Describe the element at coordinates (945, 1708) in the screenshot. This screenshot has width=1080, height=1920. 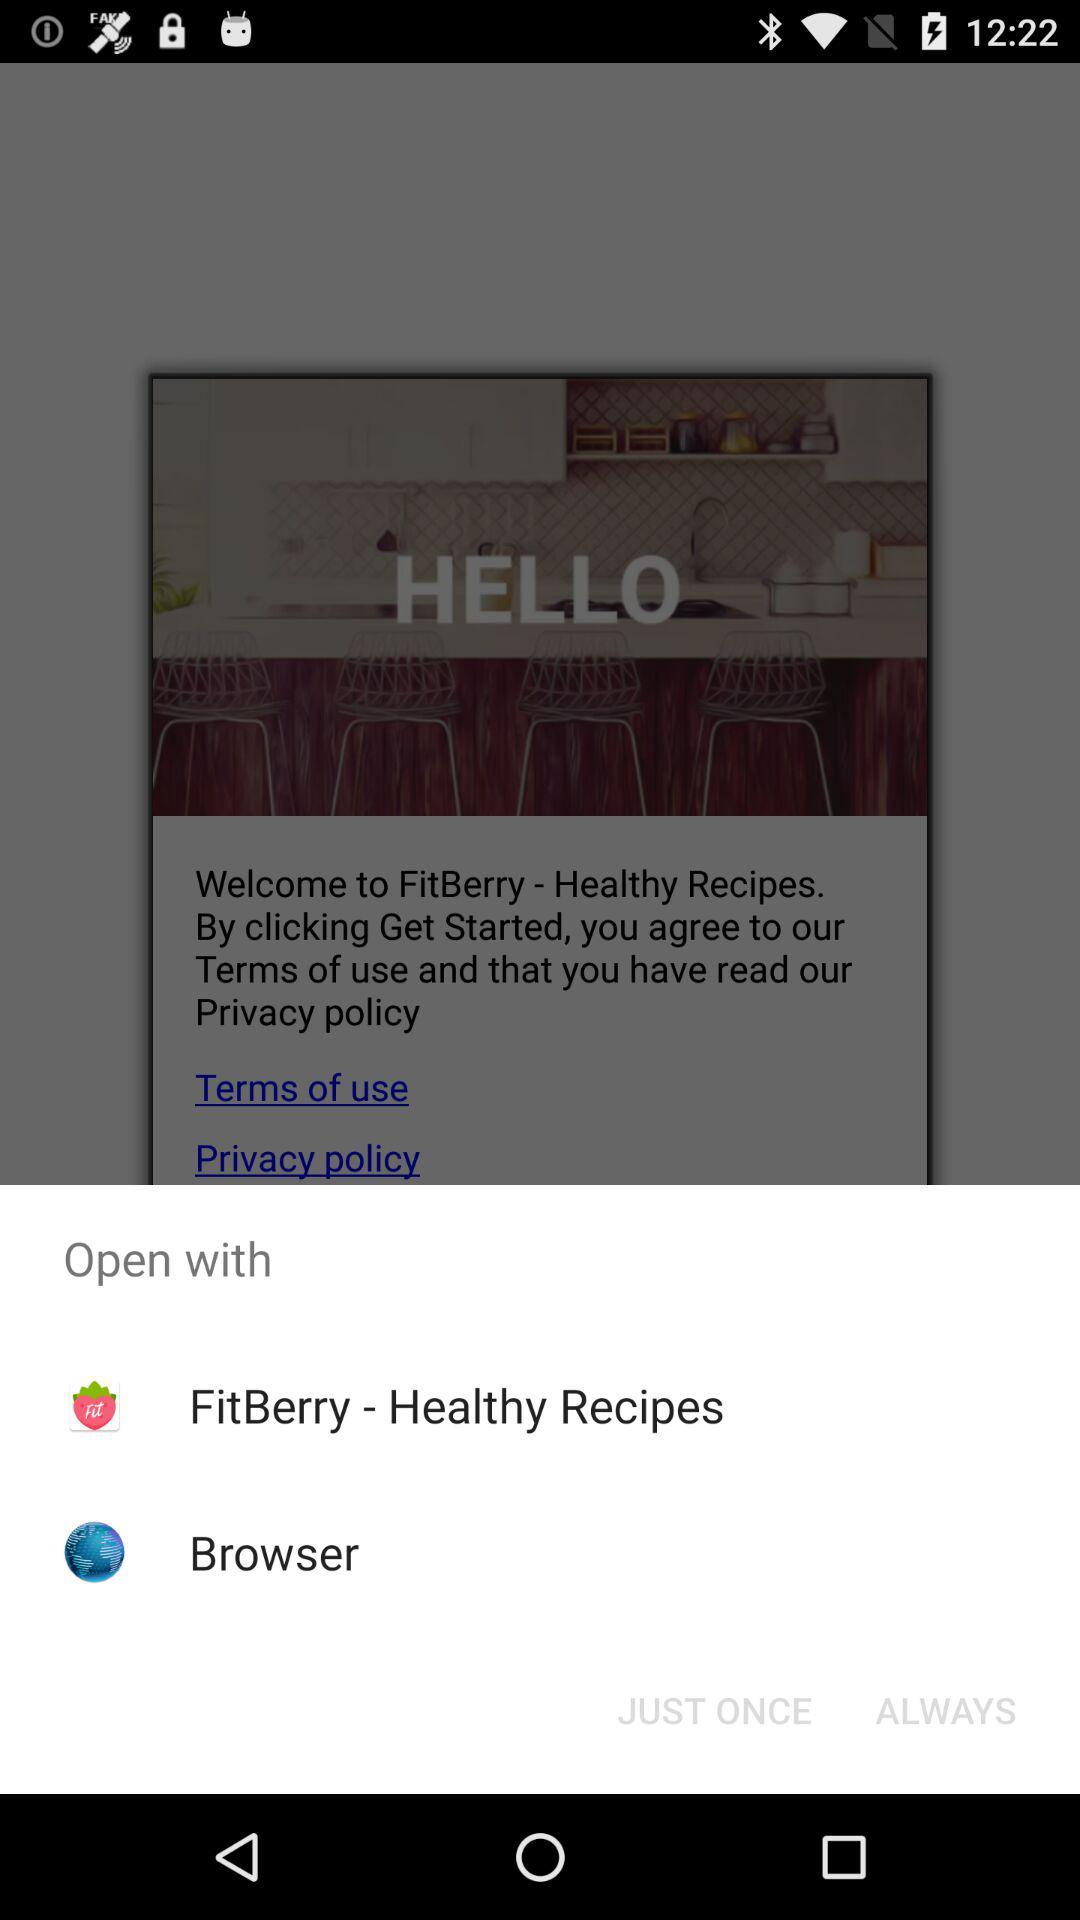
I see `the item at the bottom right corner` at that location.